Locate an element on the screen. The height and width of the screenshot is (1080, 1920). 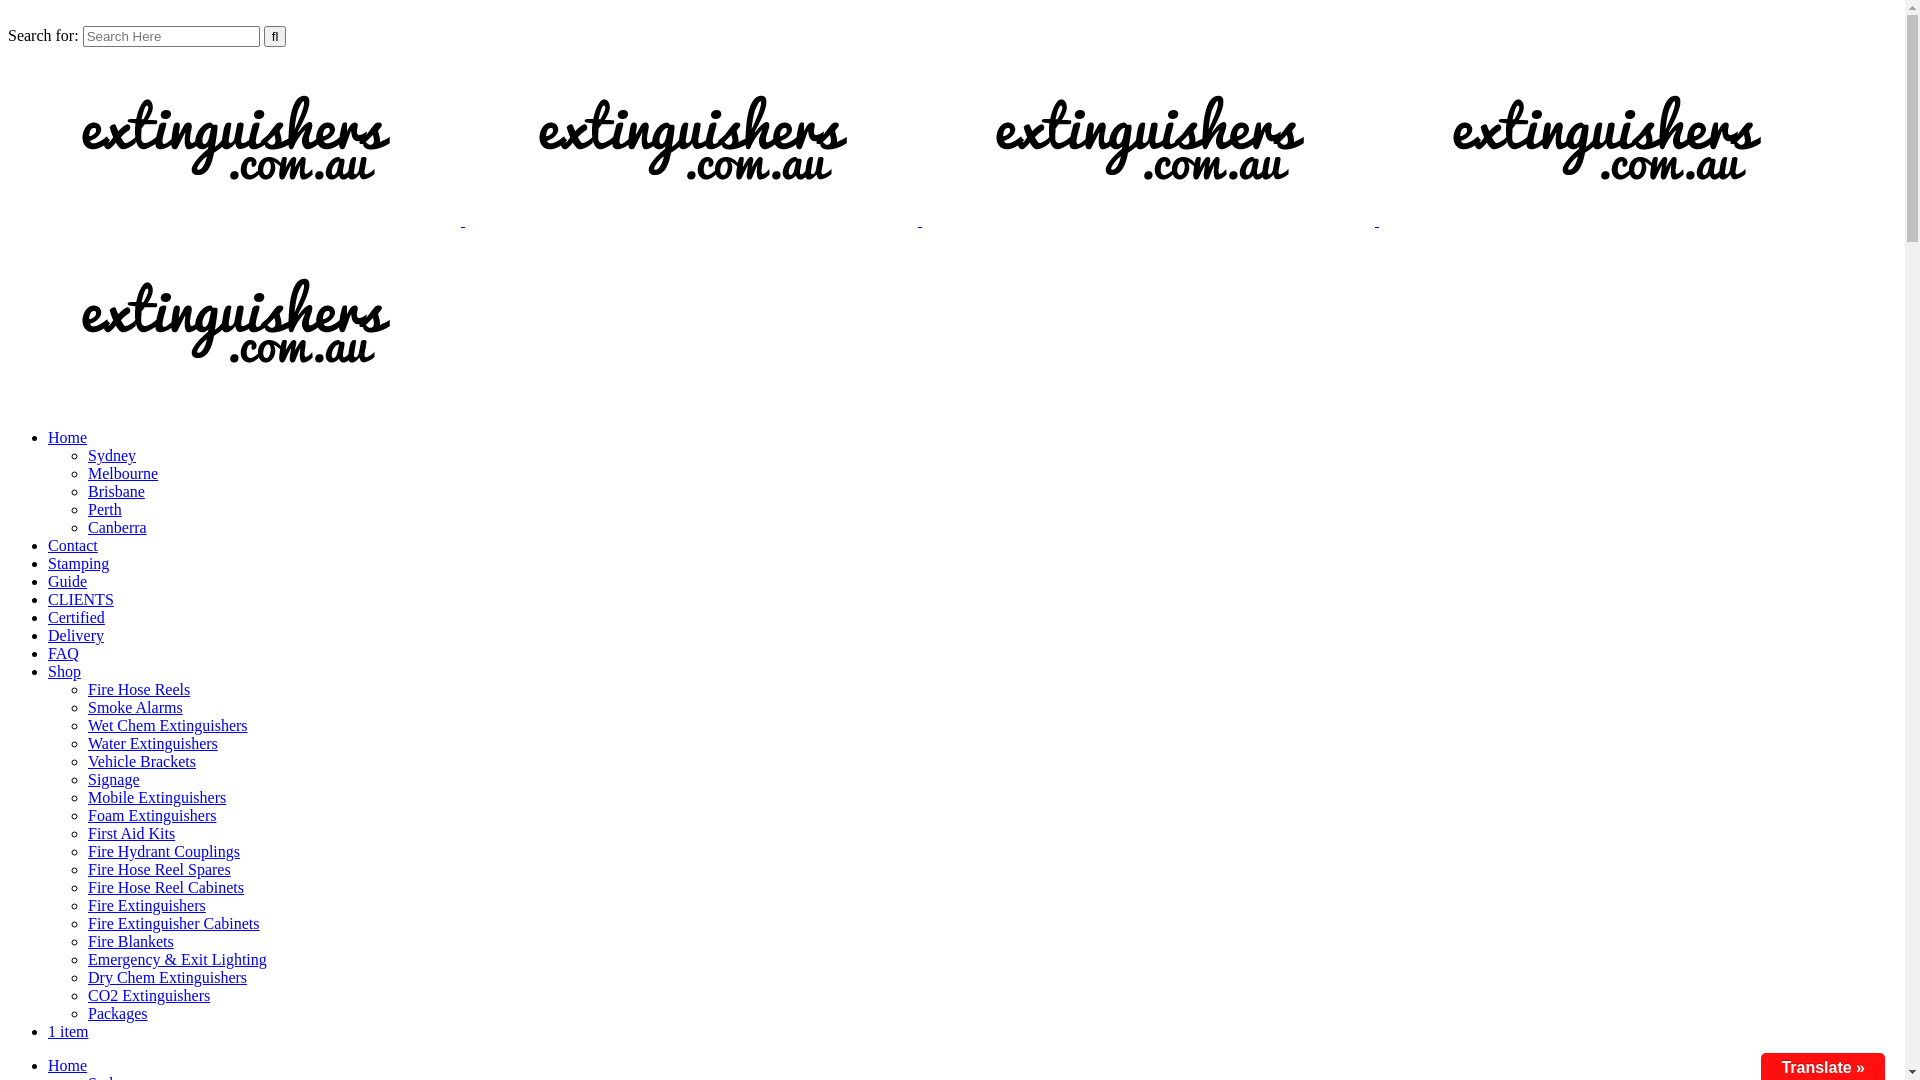
'Fire Blankets' is located at coordinates (129, 941).